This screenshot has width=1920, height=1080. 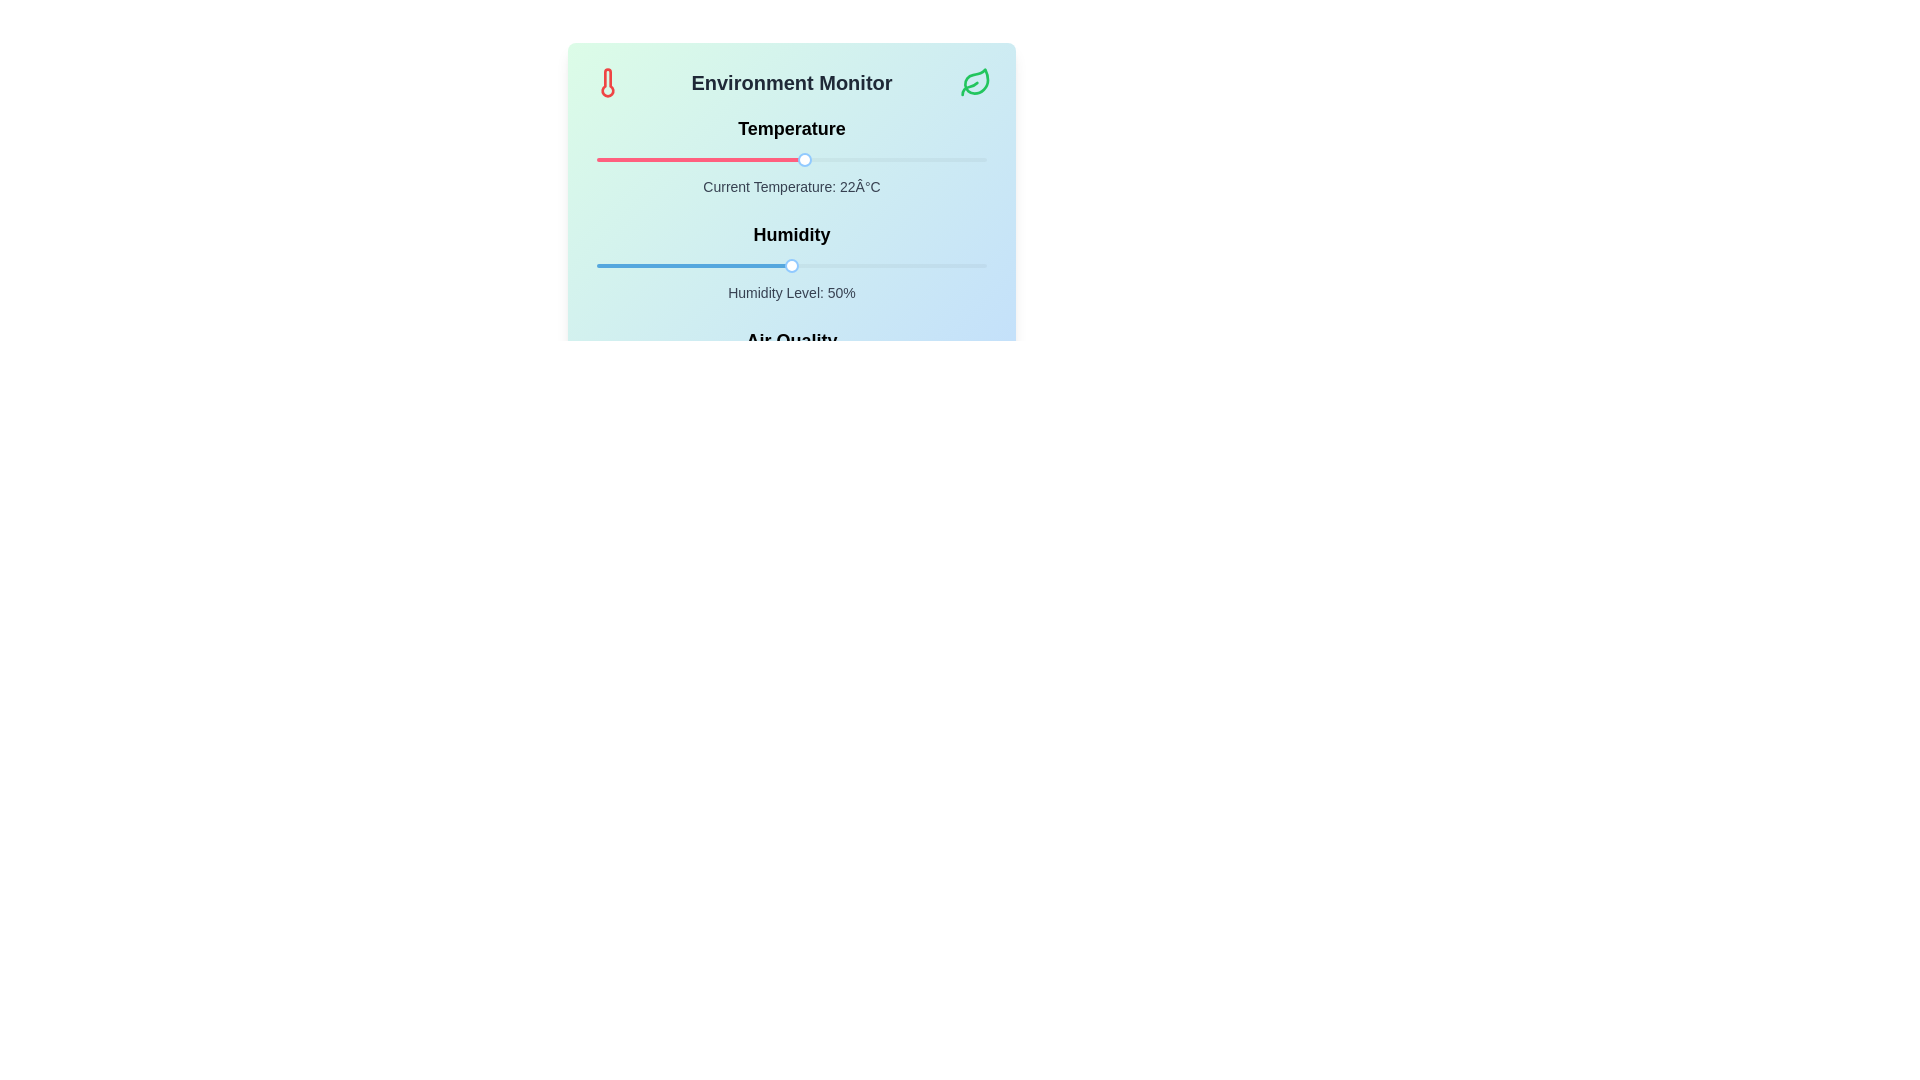 What do you see at coordinates (791, 339) in the screenshot?
I see `the text label displaying 'Air Quality', which is bold and larger in font size, located in the lower part of the interface above the Air Quality Index indicators` at bounding box center [791, 339].